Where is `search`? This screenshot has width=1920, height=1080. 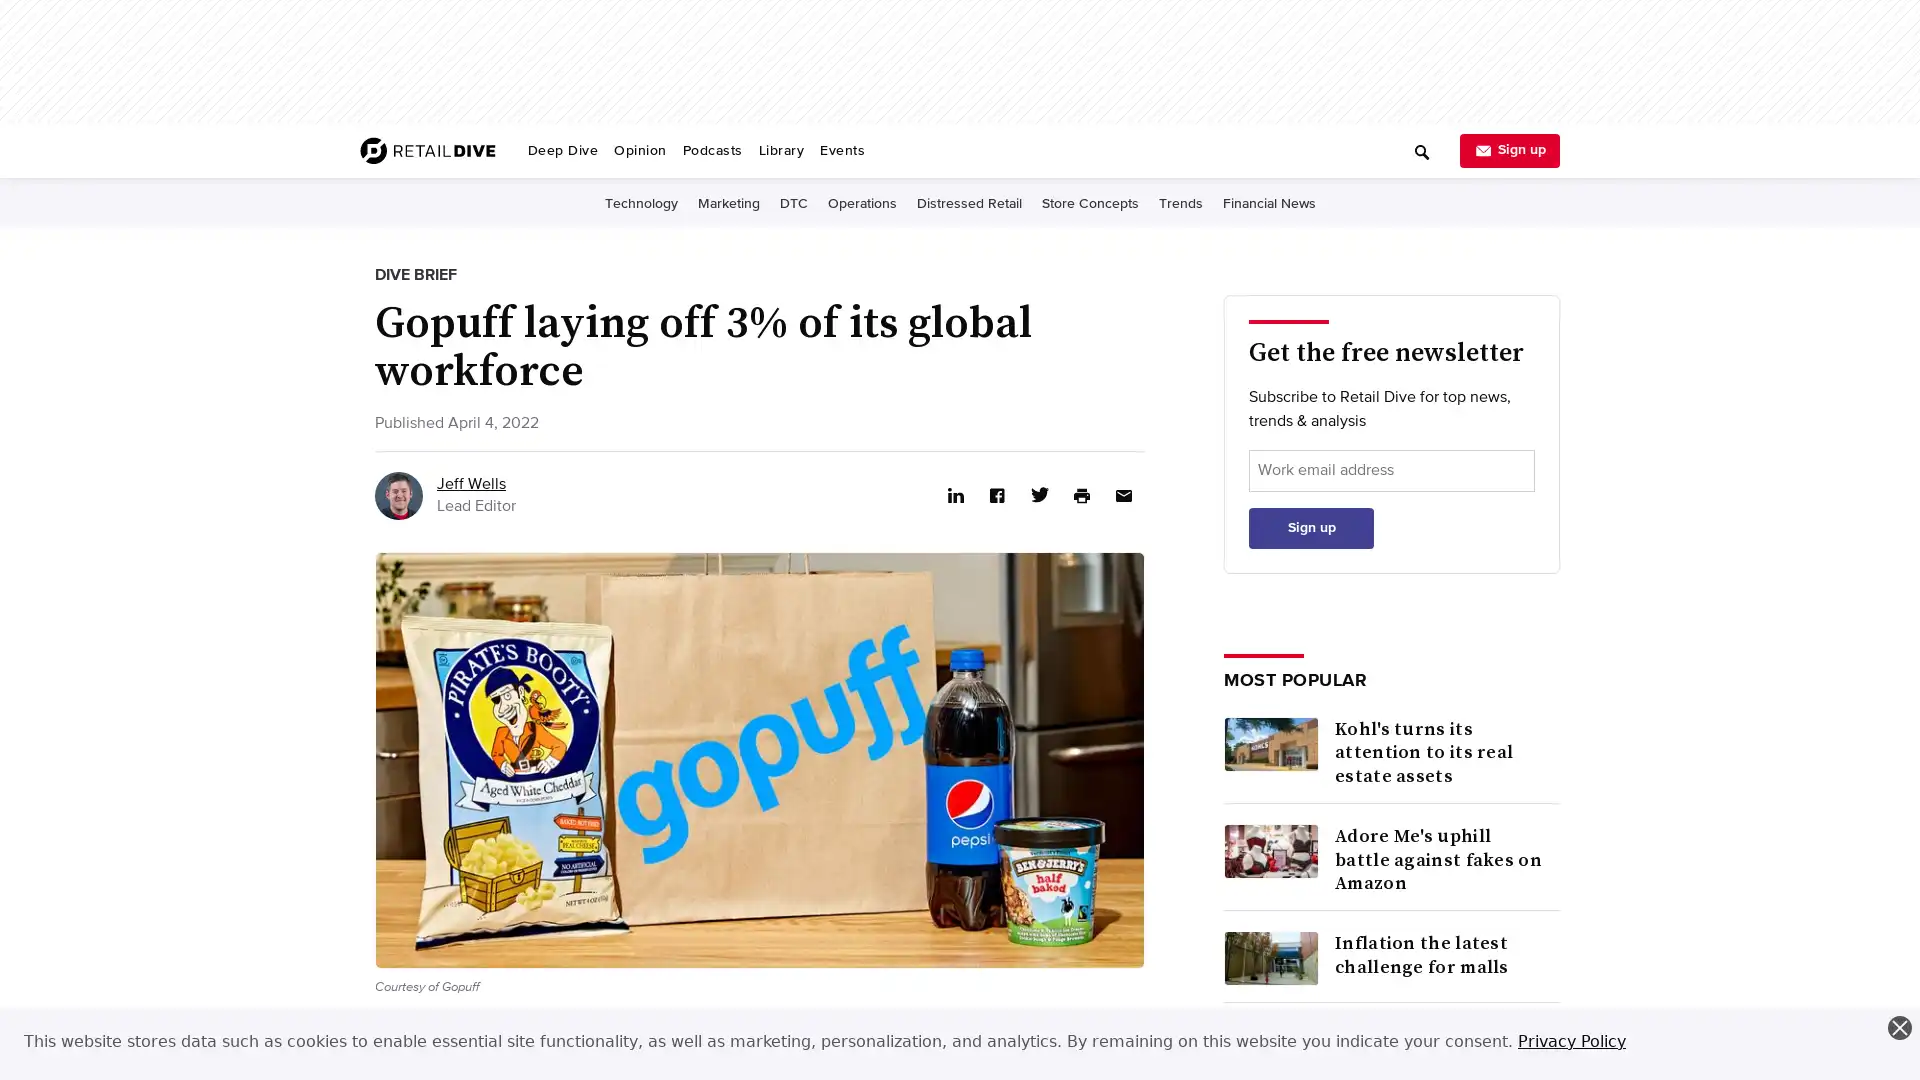
search is located at coordinates (1112, 143).